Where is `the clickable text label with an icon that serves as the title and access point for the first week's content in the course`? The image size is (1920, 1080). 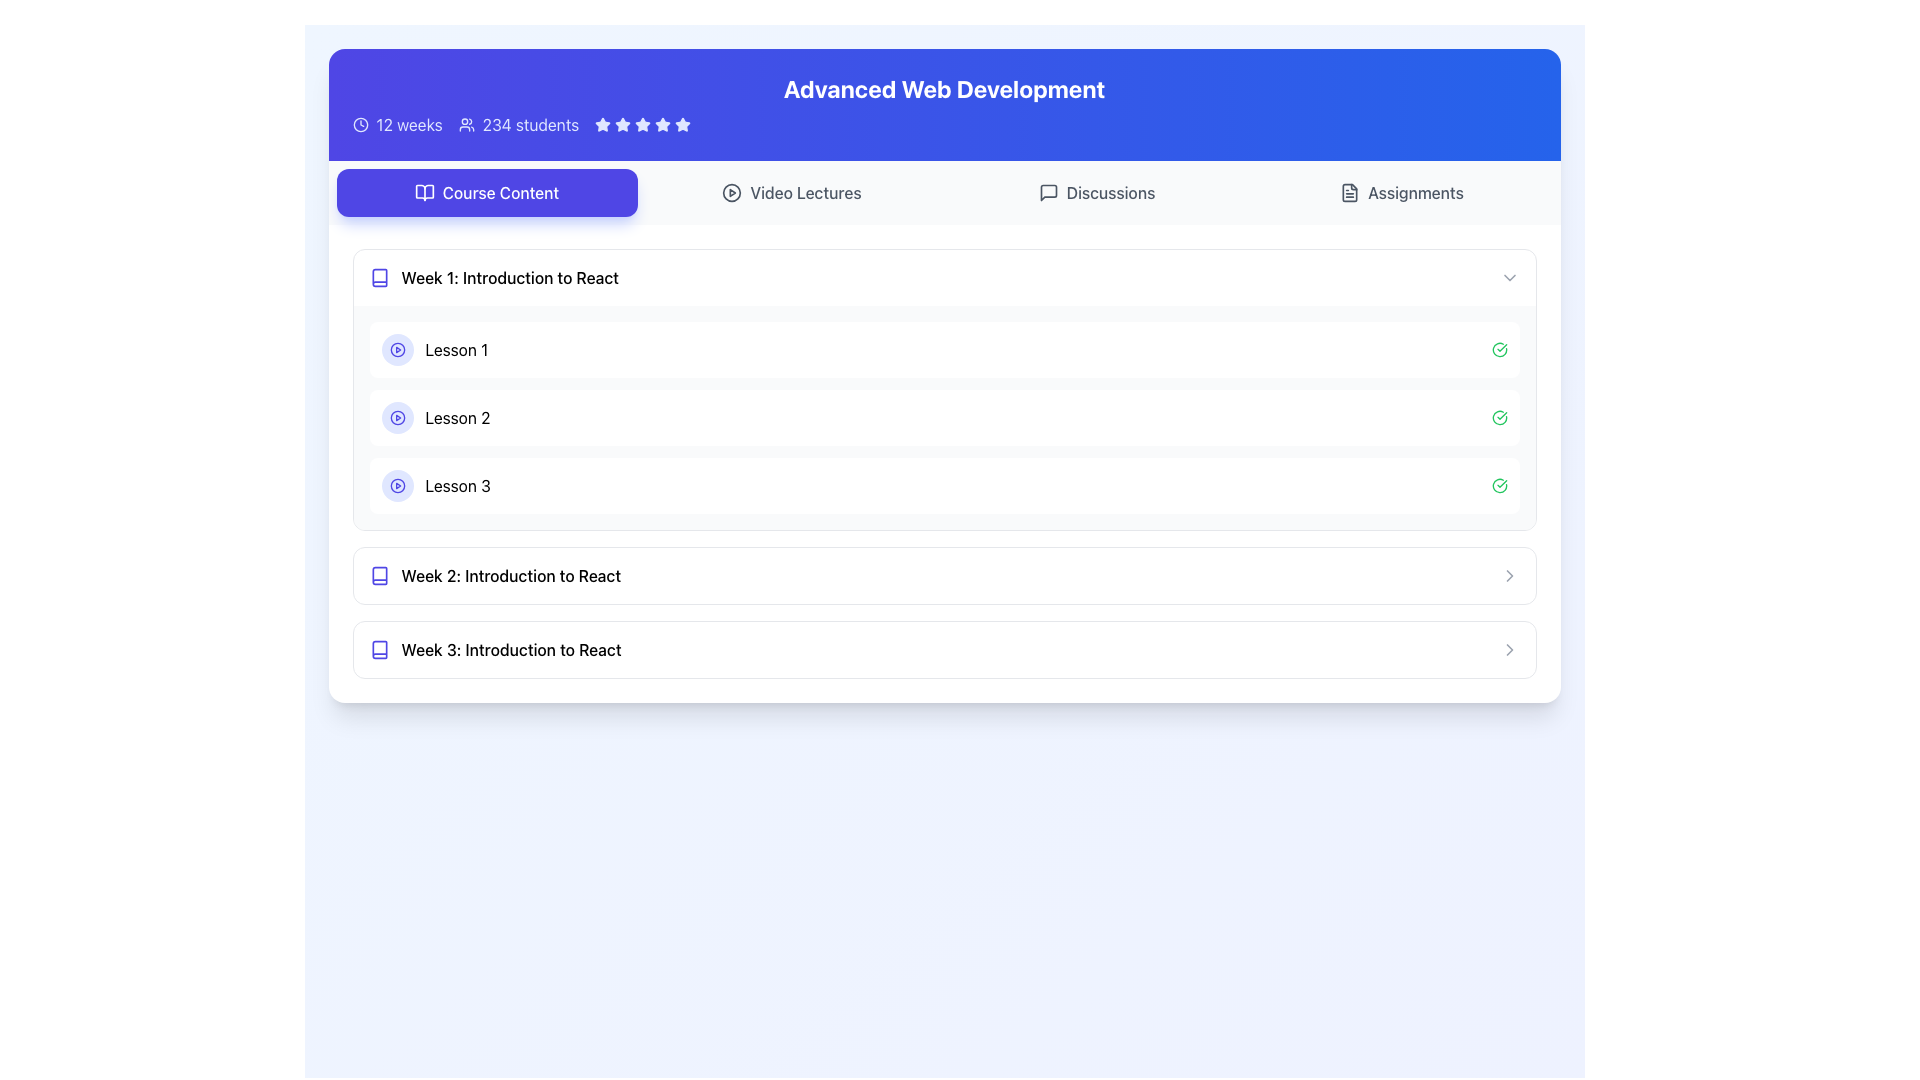
the clickable text label with an icon that serves as the title and access point for the first week's content in the course is located at coordinates (494, 277).